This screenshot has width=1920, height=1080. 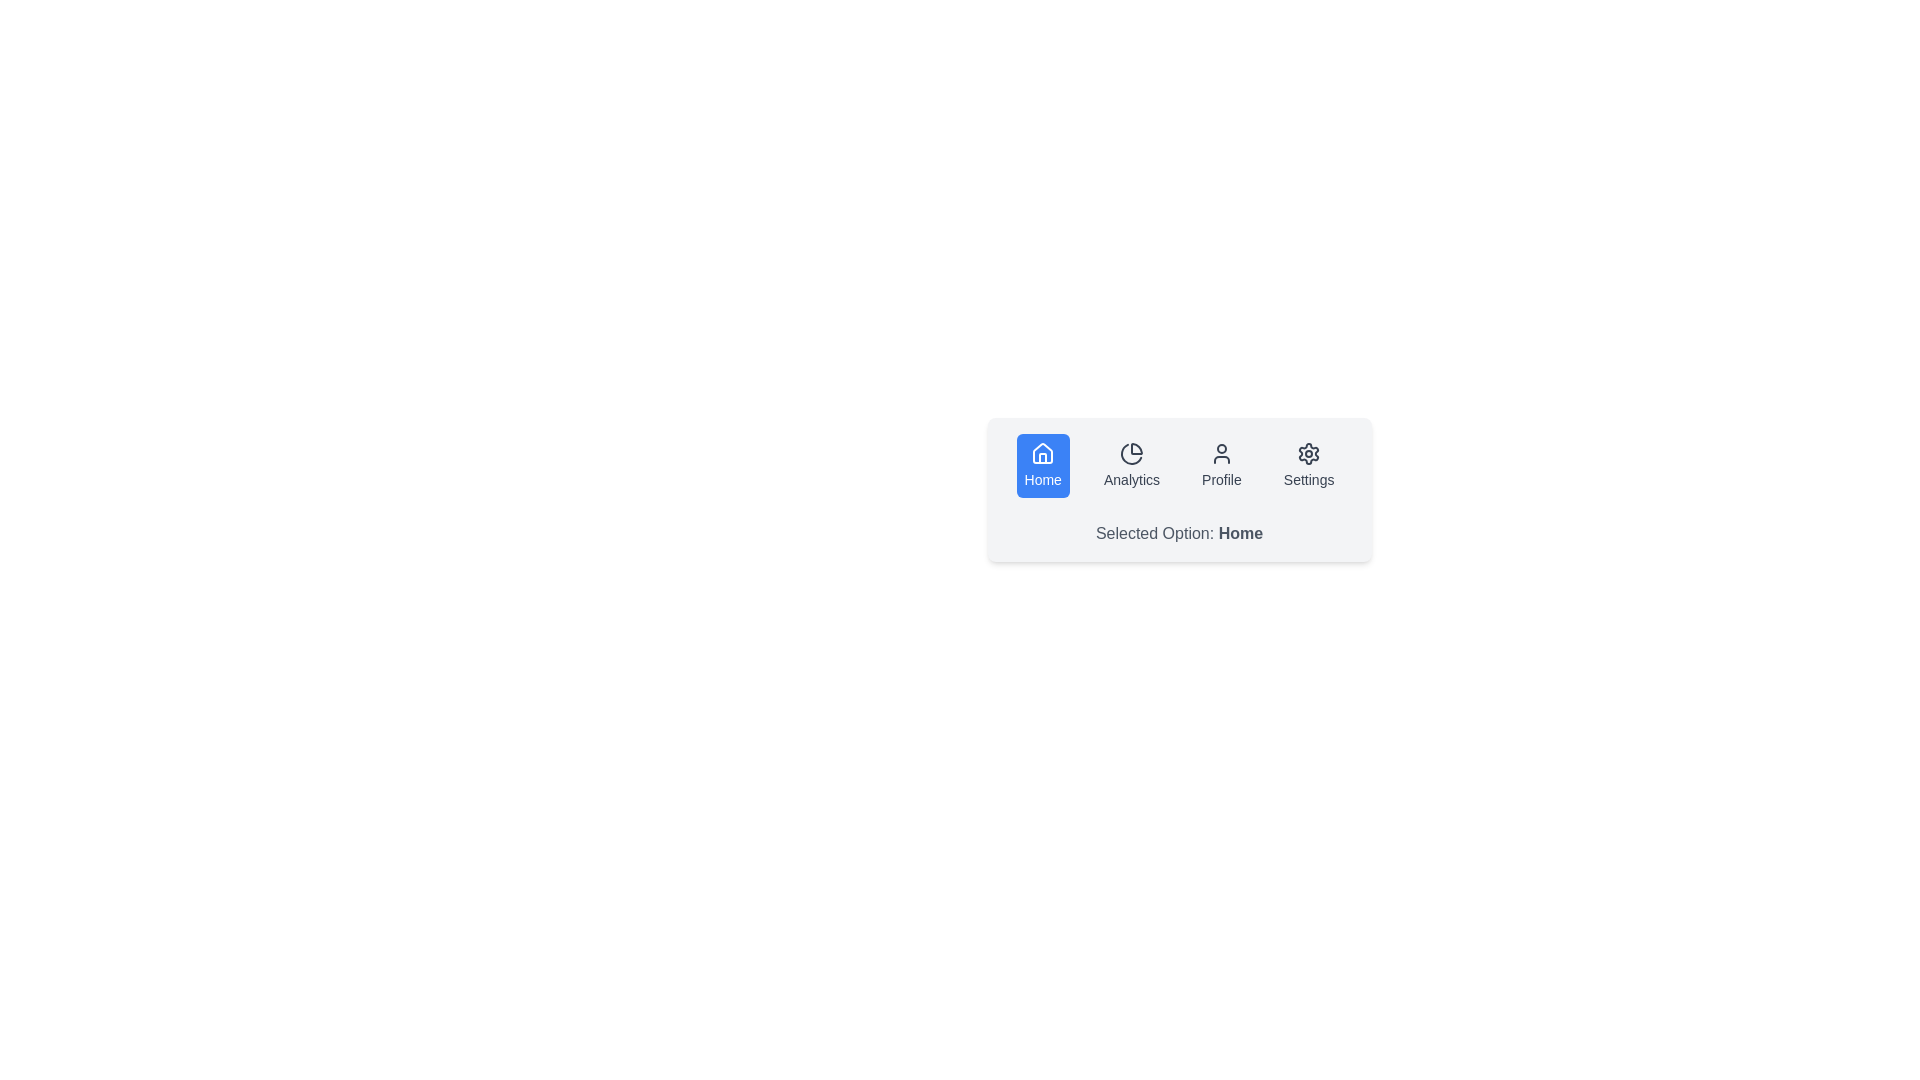 What do you see at coordinates (1220, 479) in the screenshot?
I see `text label located under the third icon in the horizontal navigation menu, which indicates the user profile section` at bounding box center [1220, 479].